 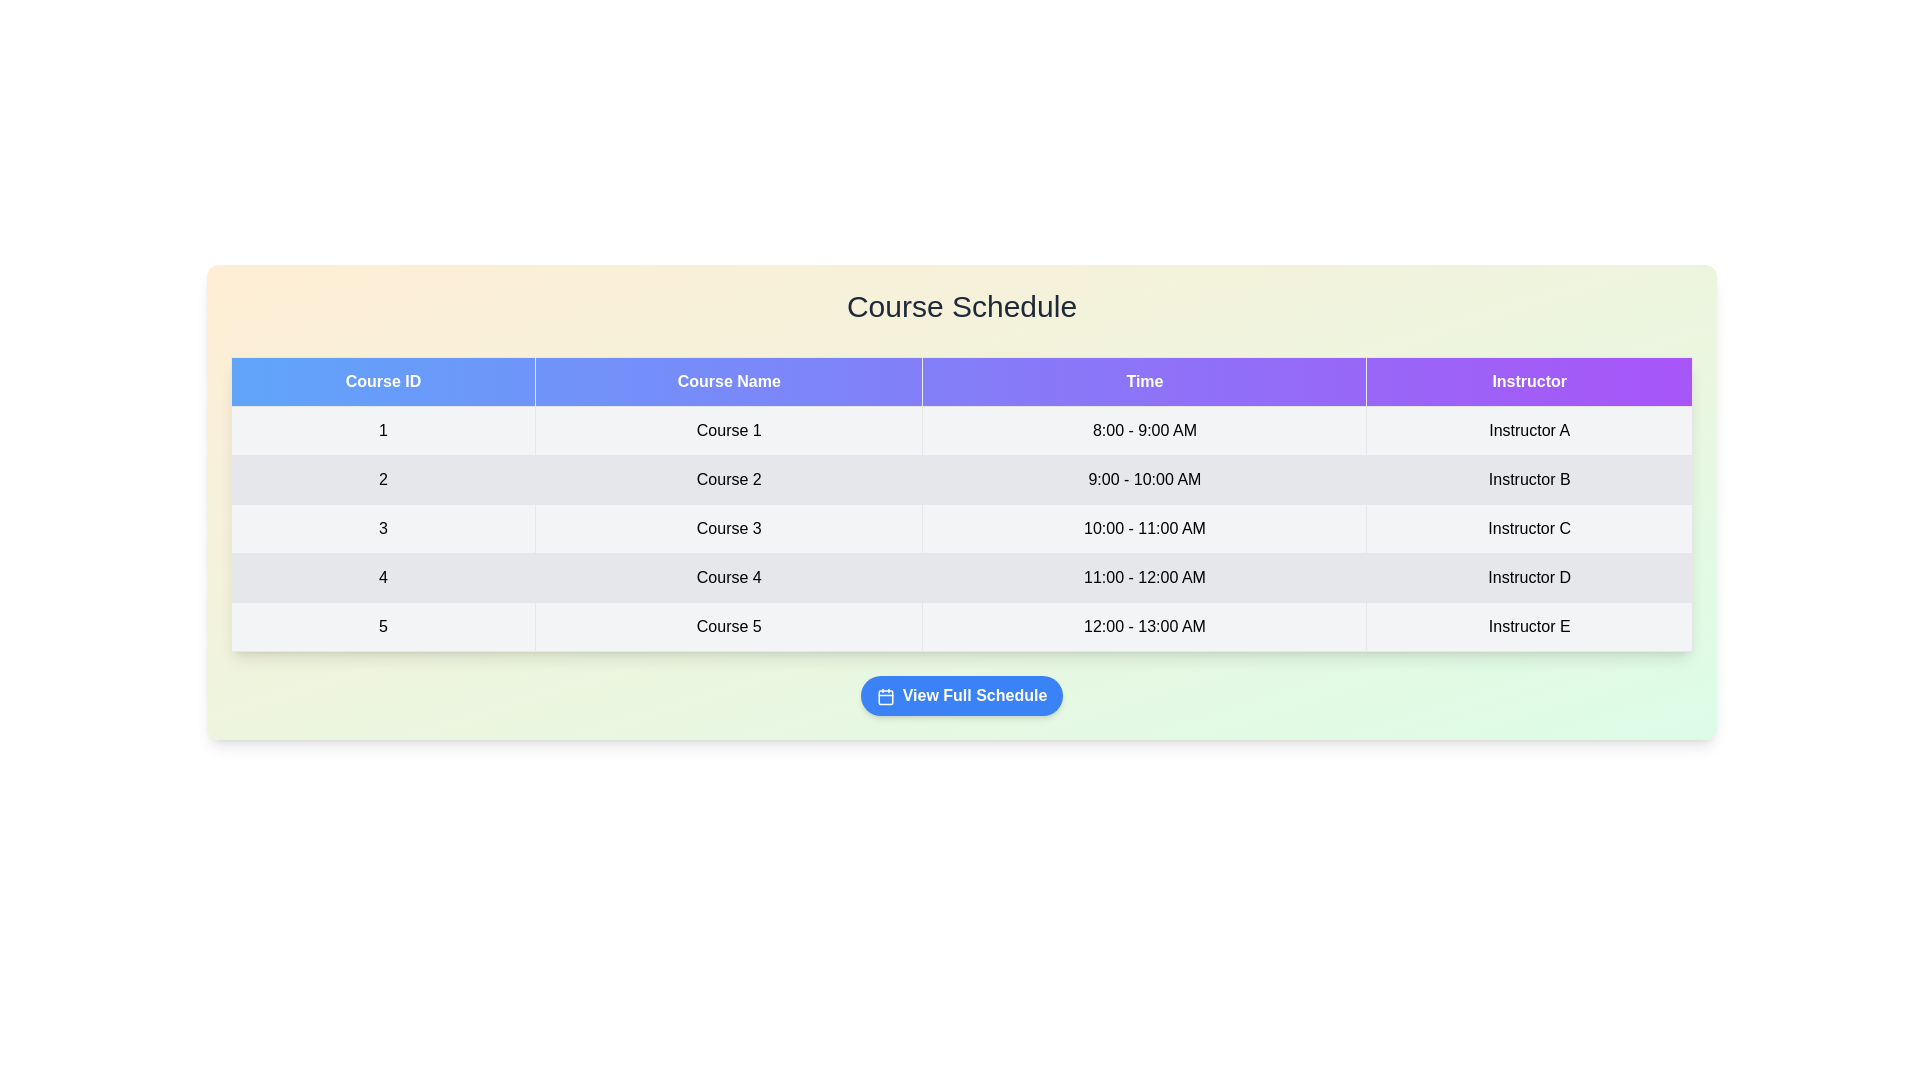 I want to click on the row corresponding to 3, so click(x=961, y=527).